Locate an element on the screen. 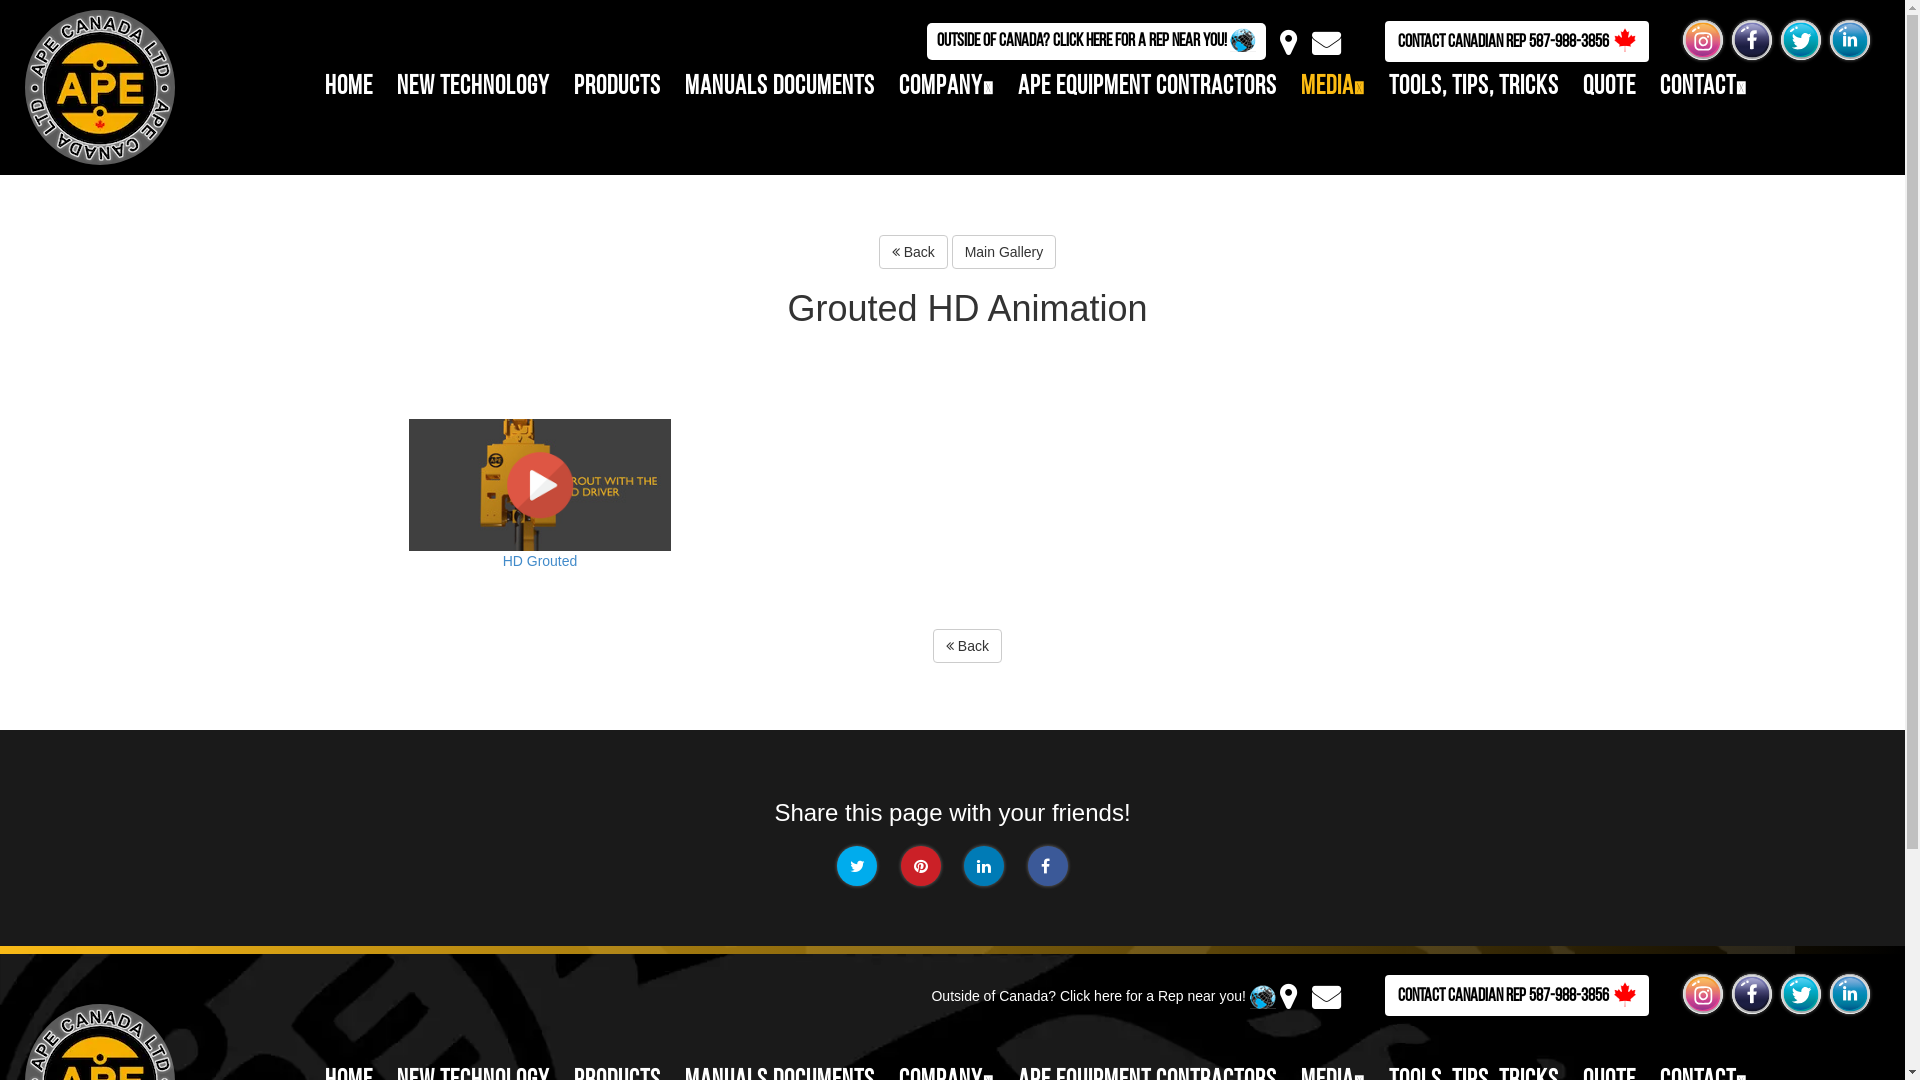 This screenshot has height=1080, width=1920. 'share on LinkedIn' is located at coordinates (964, 865).